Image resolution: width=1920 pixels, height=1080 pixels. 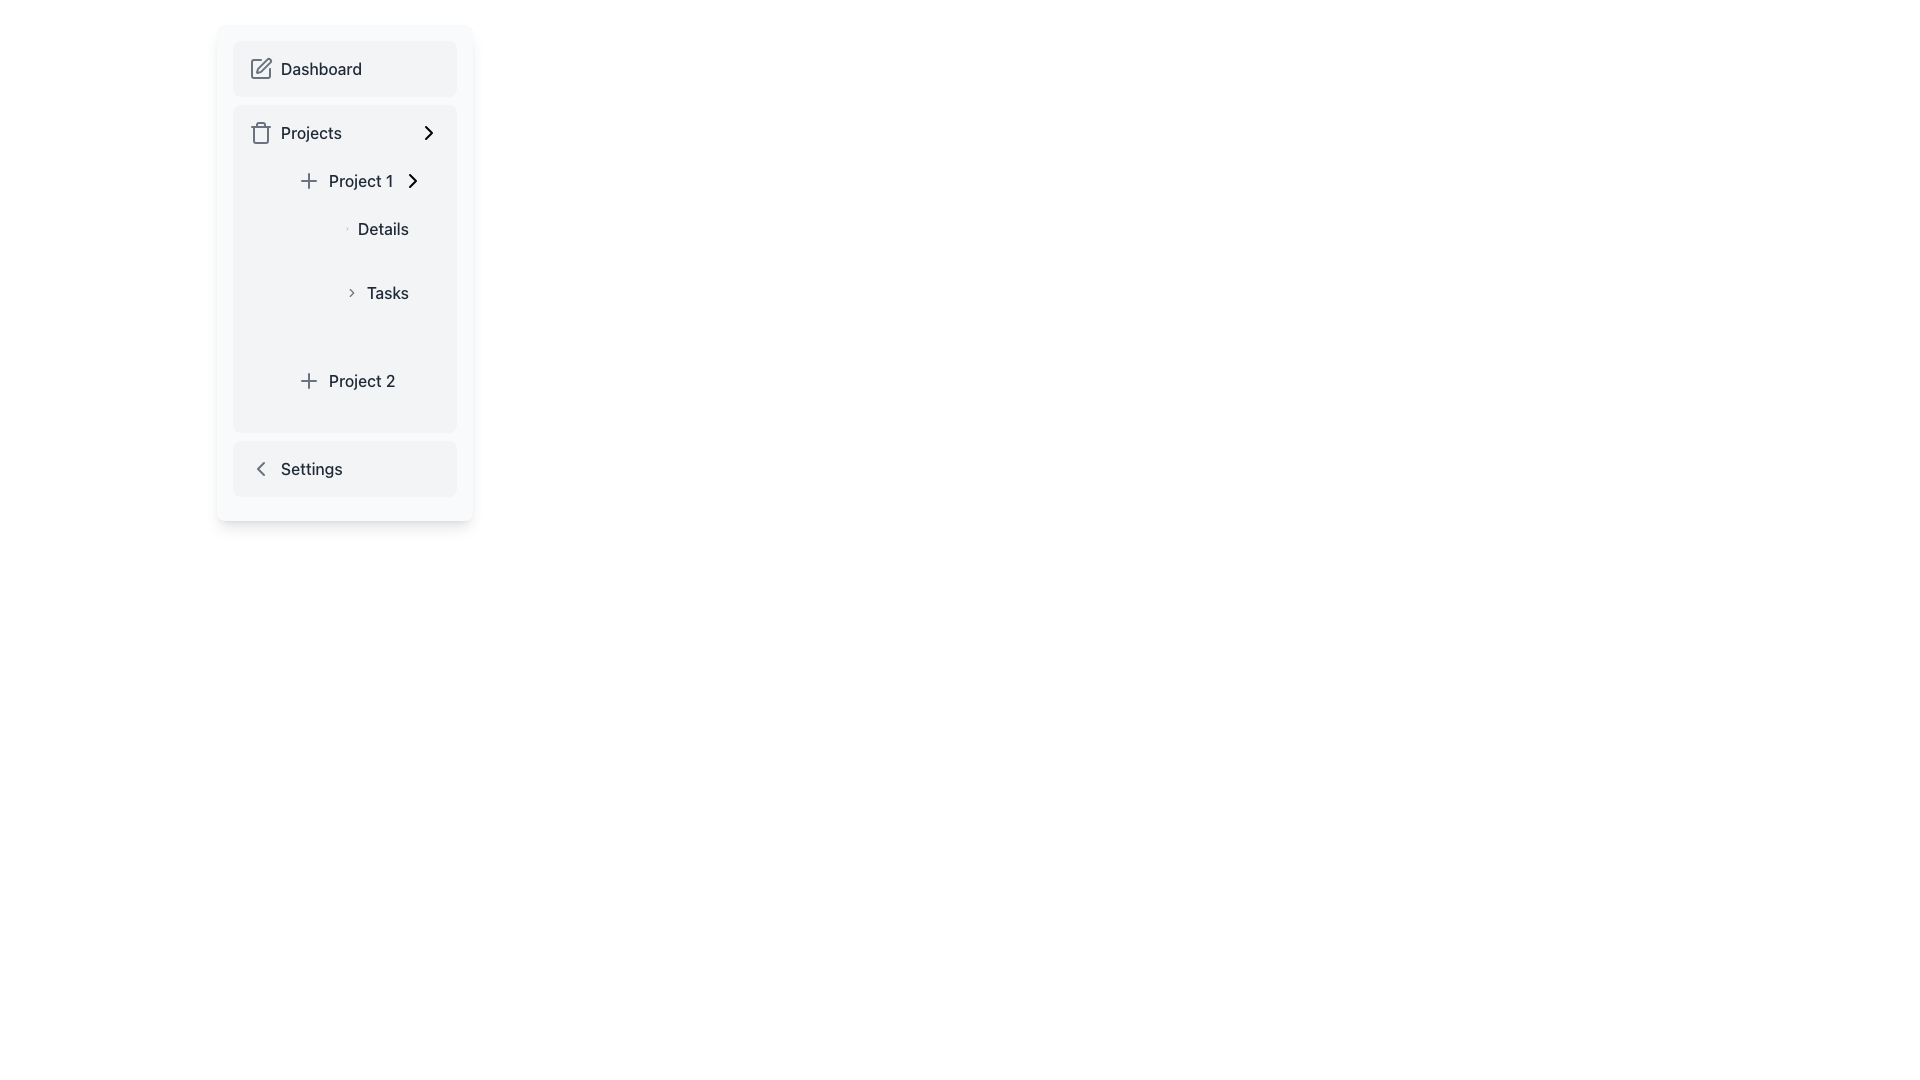 What do you see at coordinates (411, 181) in the screenshot?
I see `the chevron arrow icon next to 'Project 1'` at bounding box center [411, 181].